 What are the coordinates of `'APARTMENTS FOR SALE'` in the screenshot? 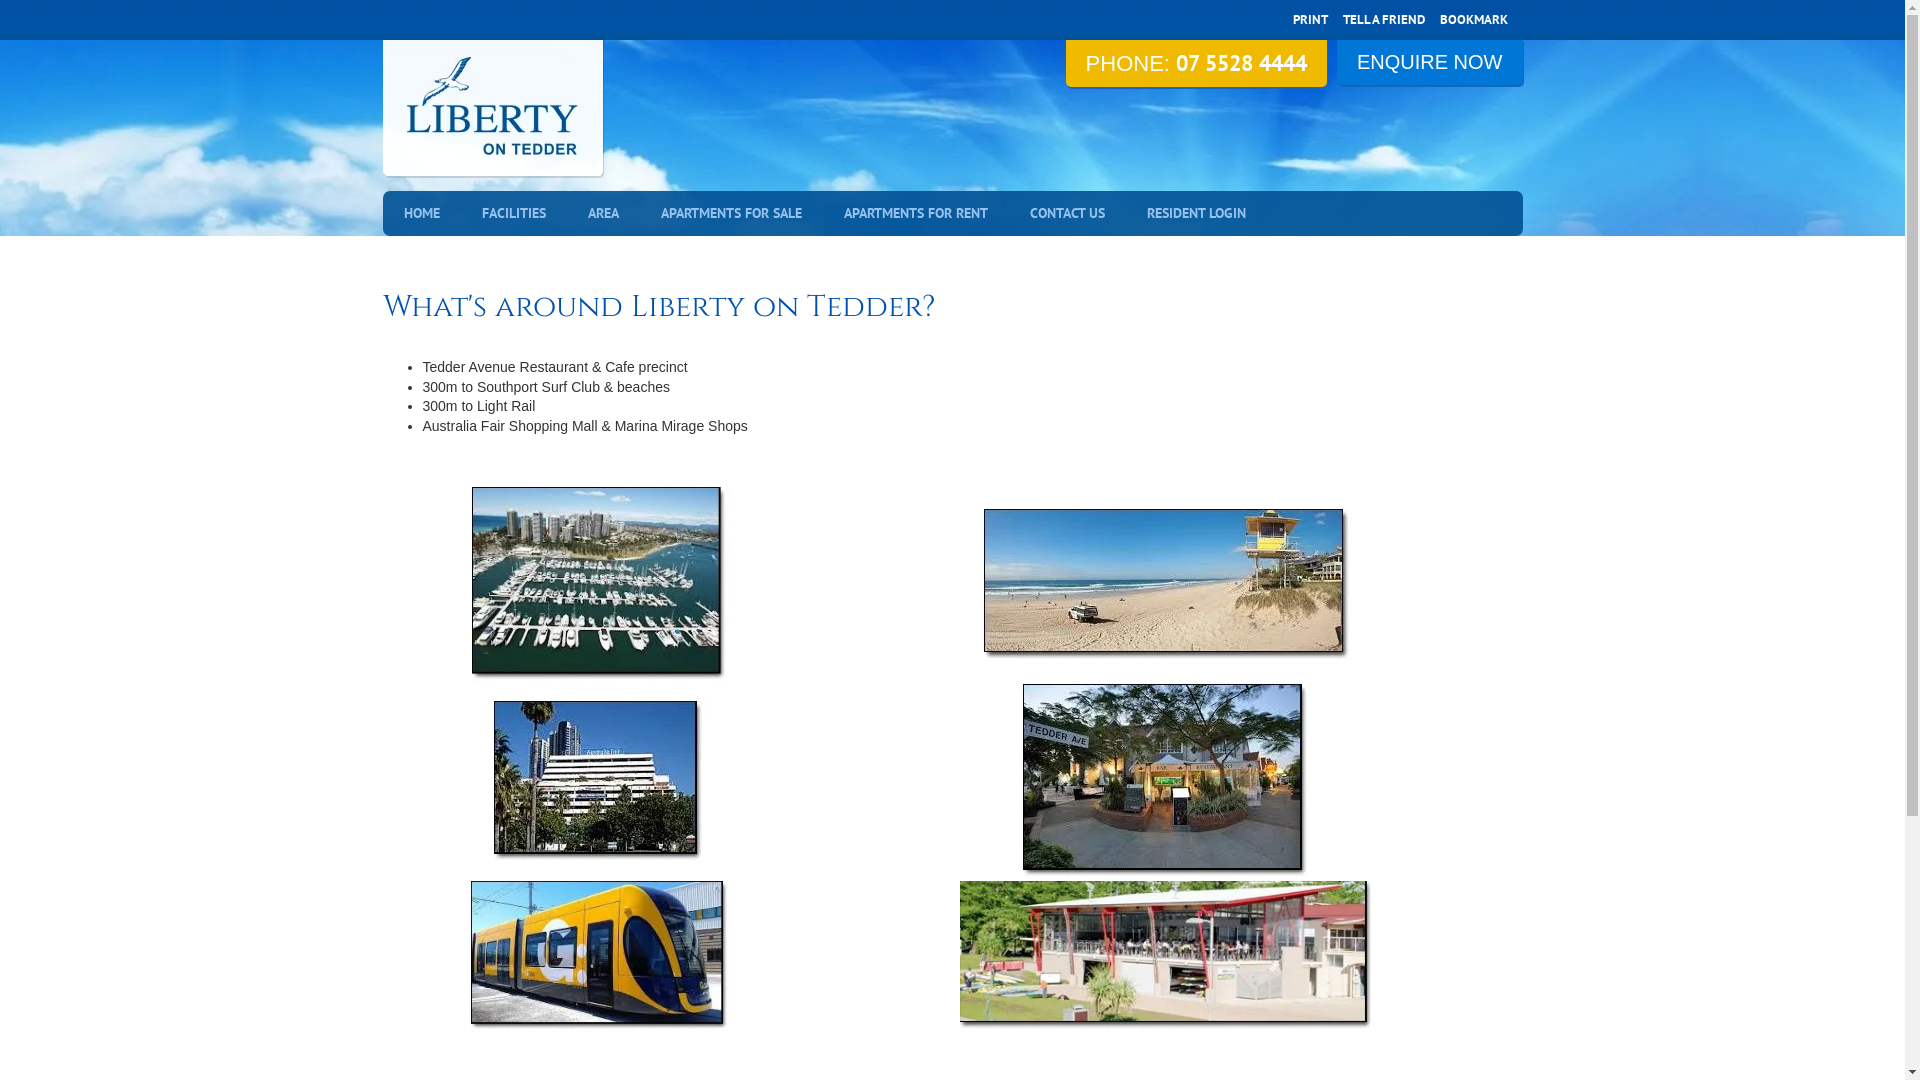 It's located at (730, 213).